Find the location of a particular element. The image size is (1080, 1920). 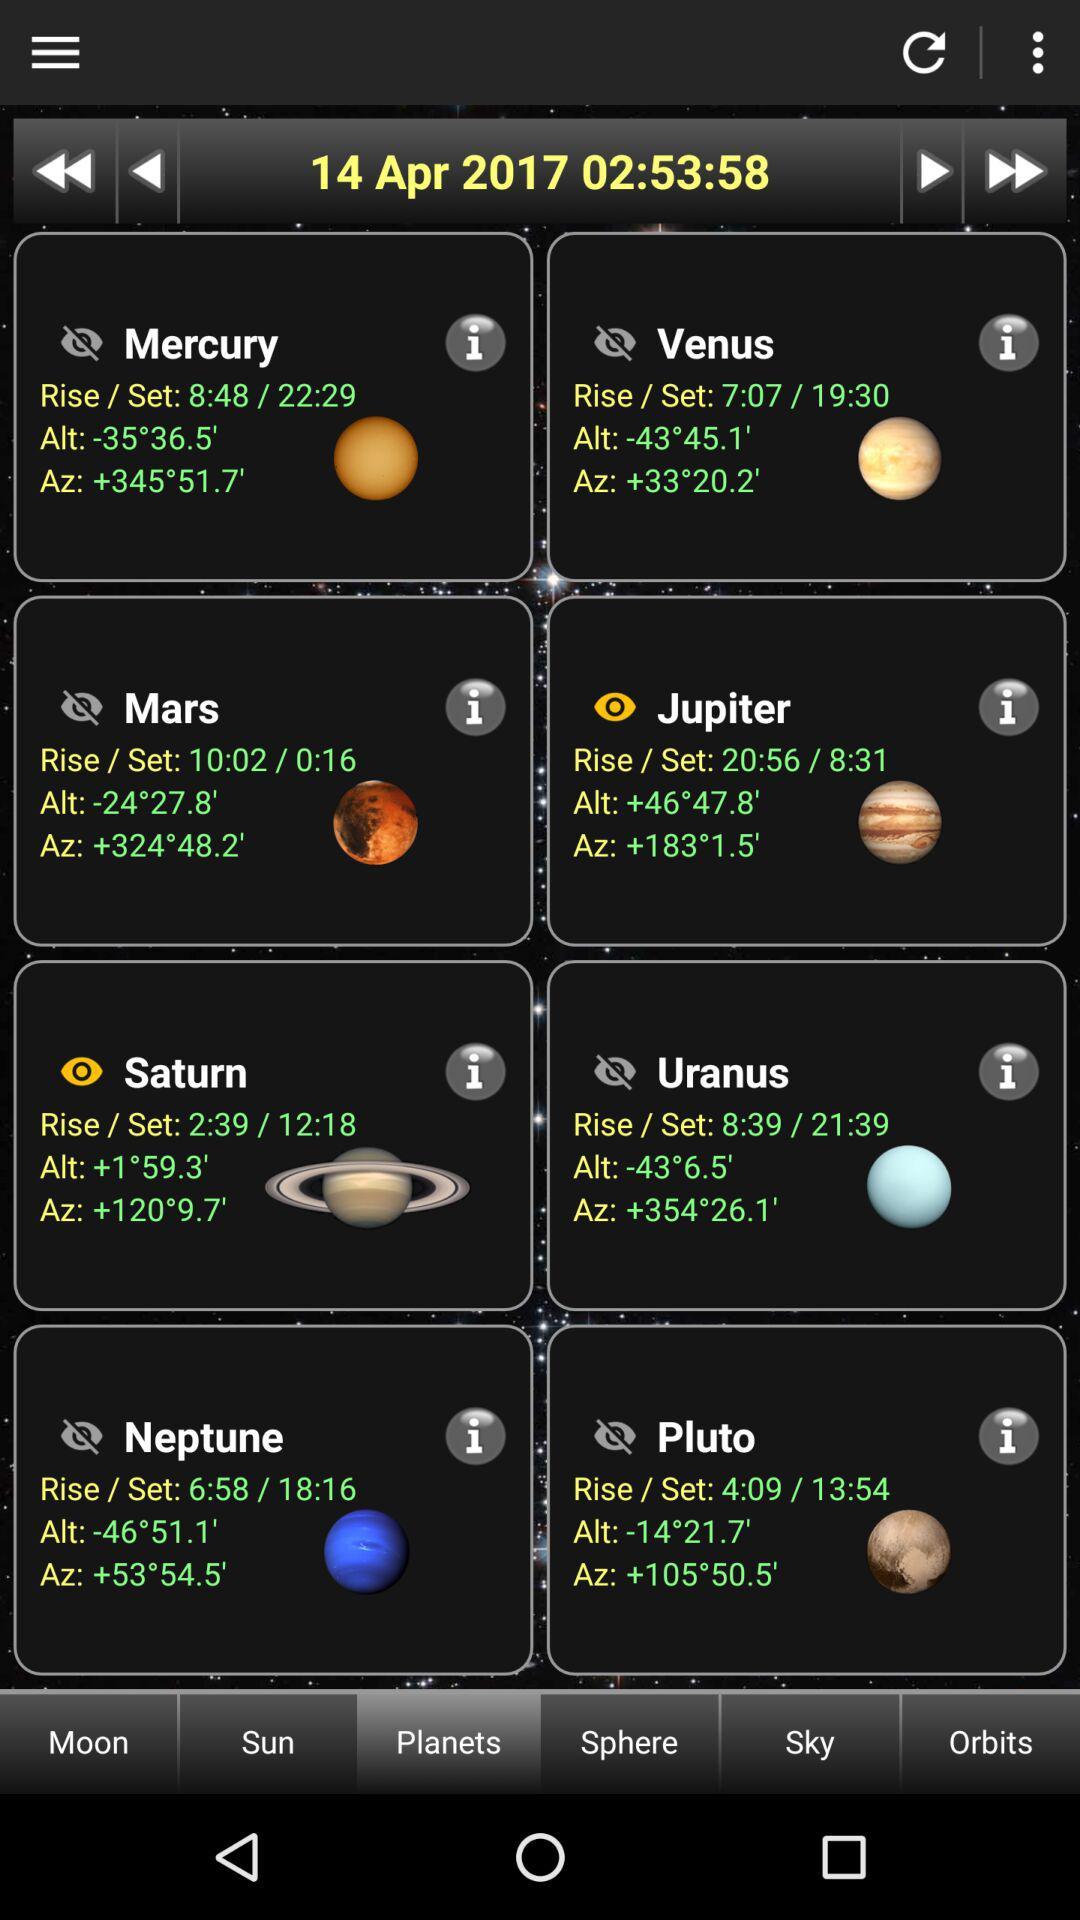

previous day link is located at coordinates (146, 171).